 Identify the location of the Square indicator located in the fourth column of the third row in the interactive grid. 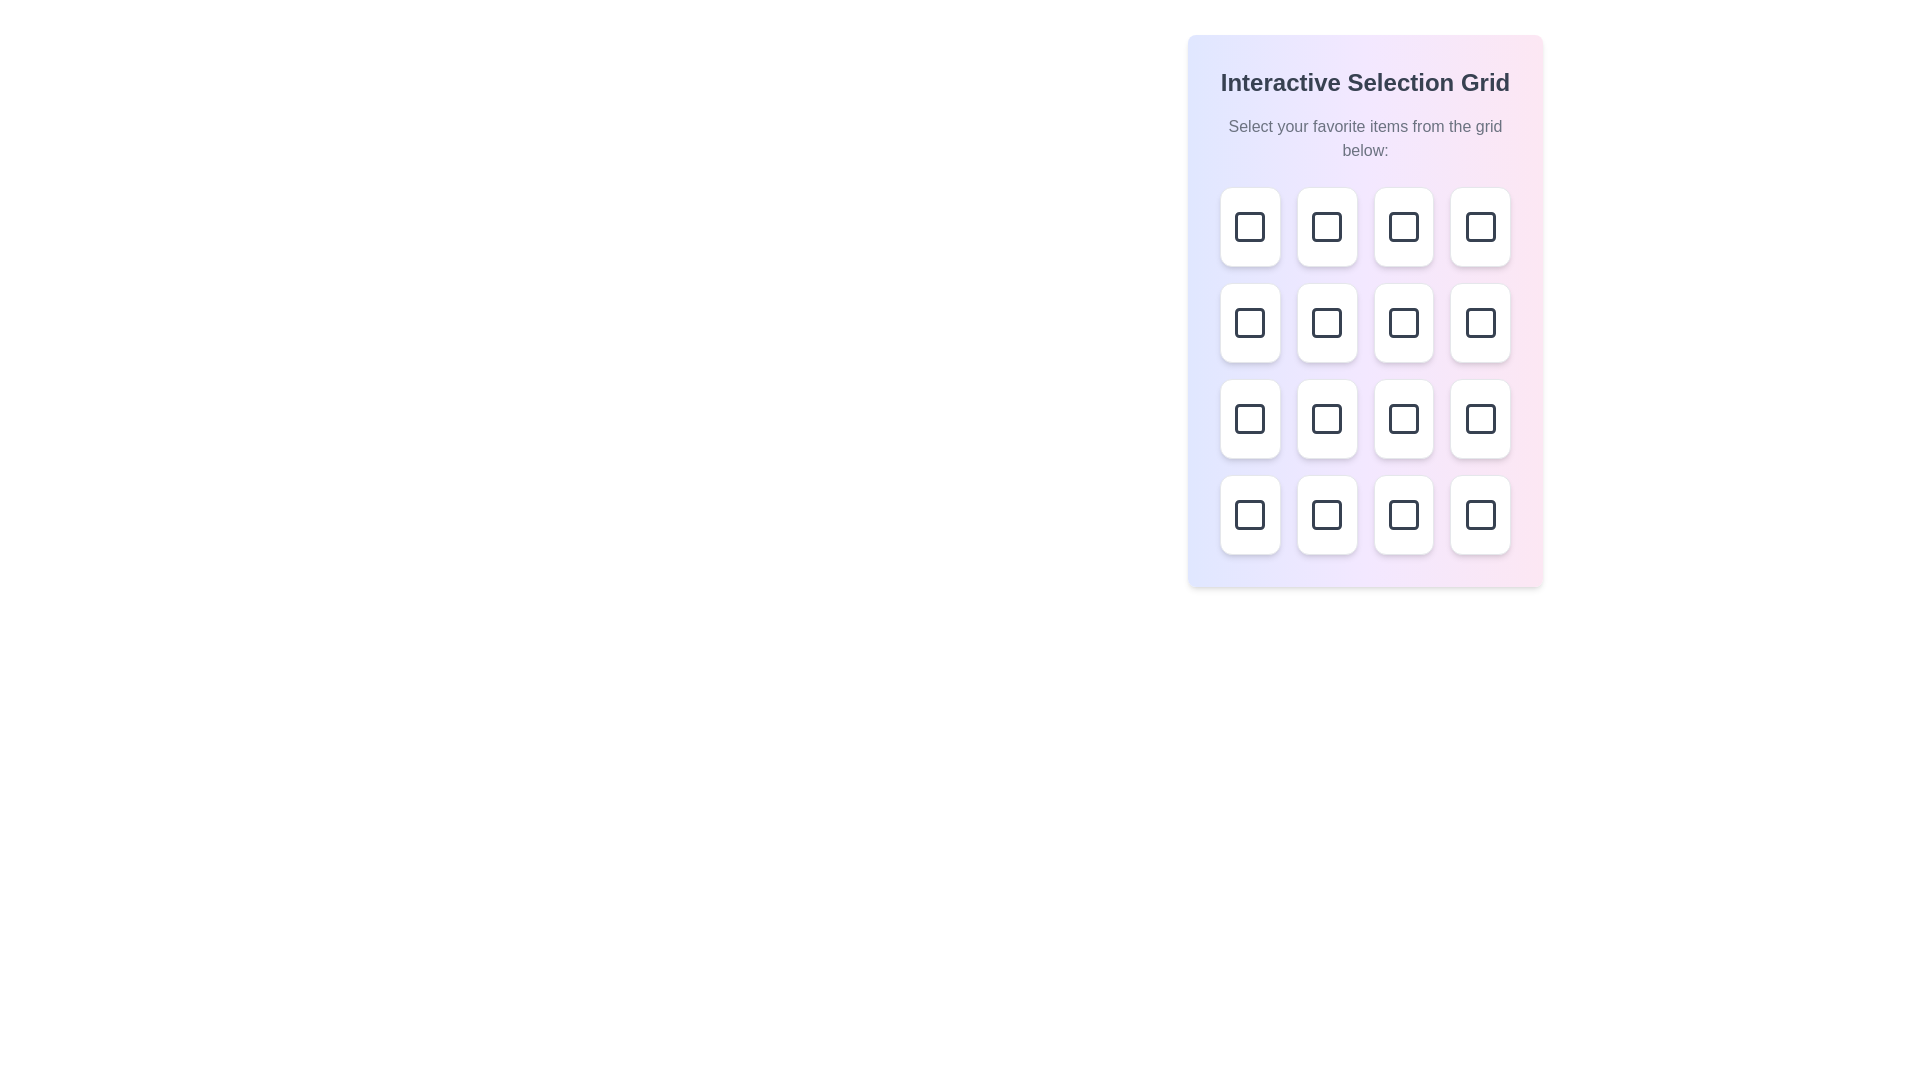
(1402, 418).